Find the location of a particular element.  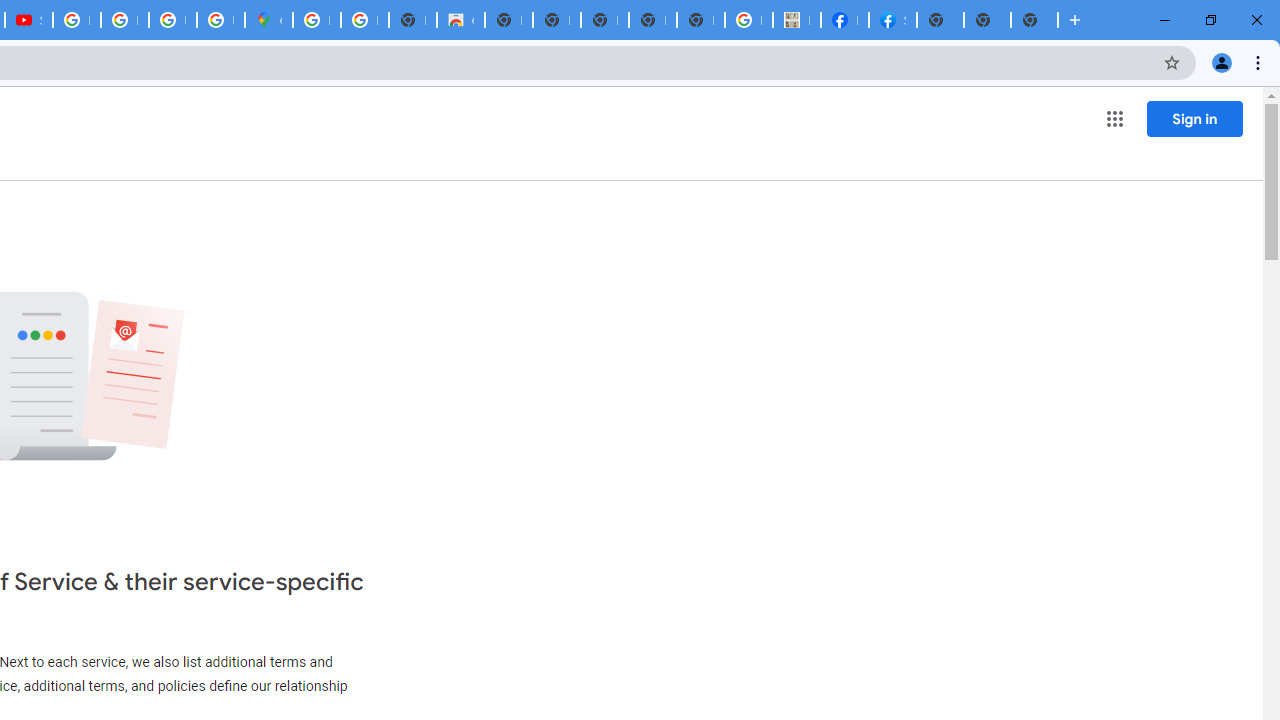

'How Chrome protects your passwords - Google Chrome Help' is located at coordinates (76, 20).